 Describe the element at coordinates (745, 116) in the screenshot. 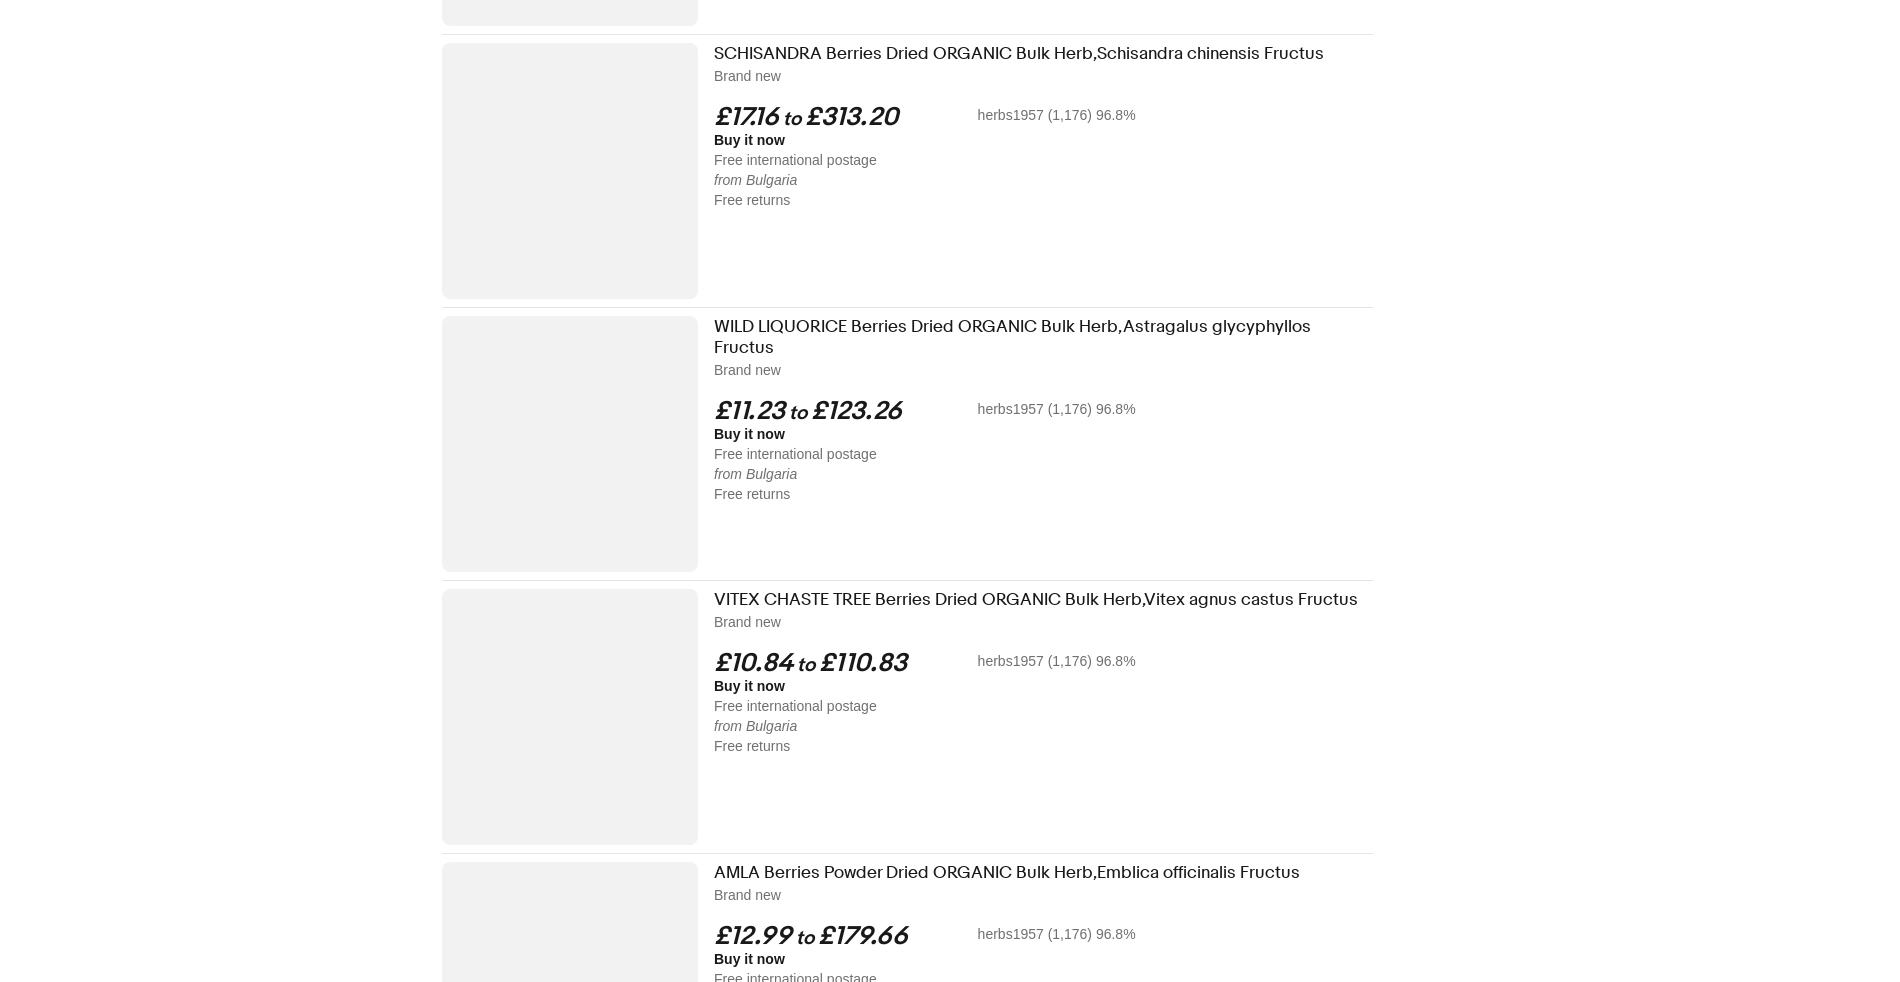

I see `'£17.16'` at that location.